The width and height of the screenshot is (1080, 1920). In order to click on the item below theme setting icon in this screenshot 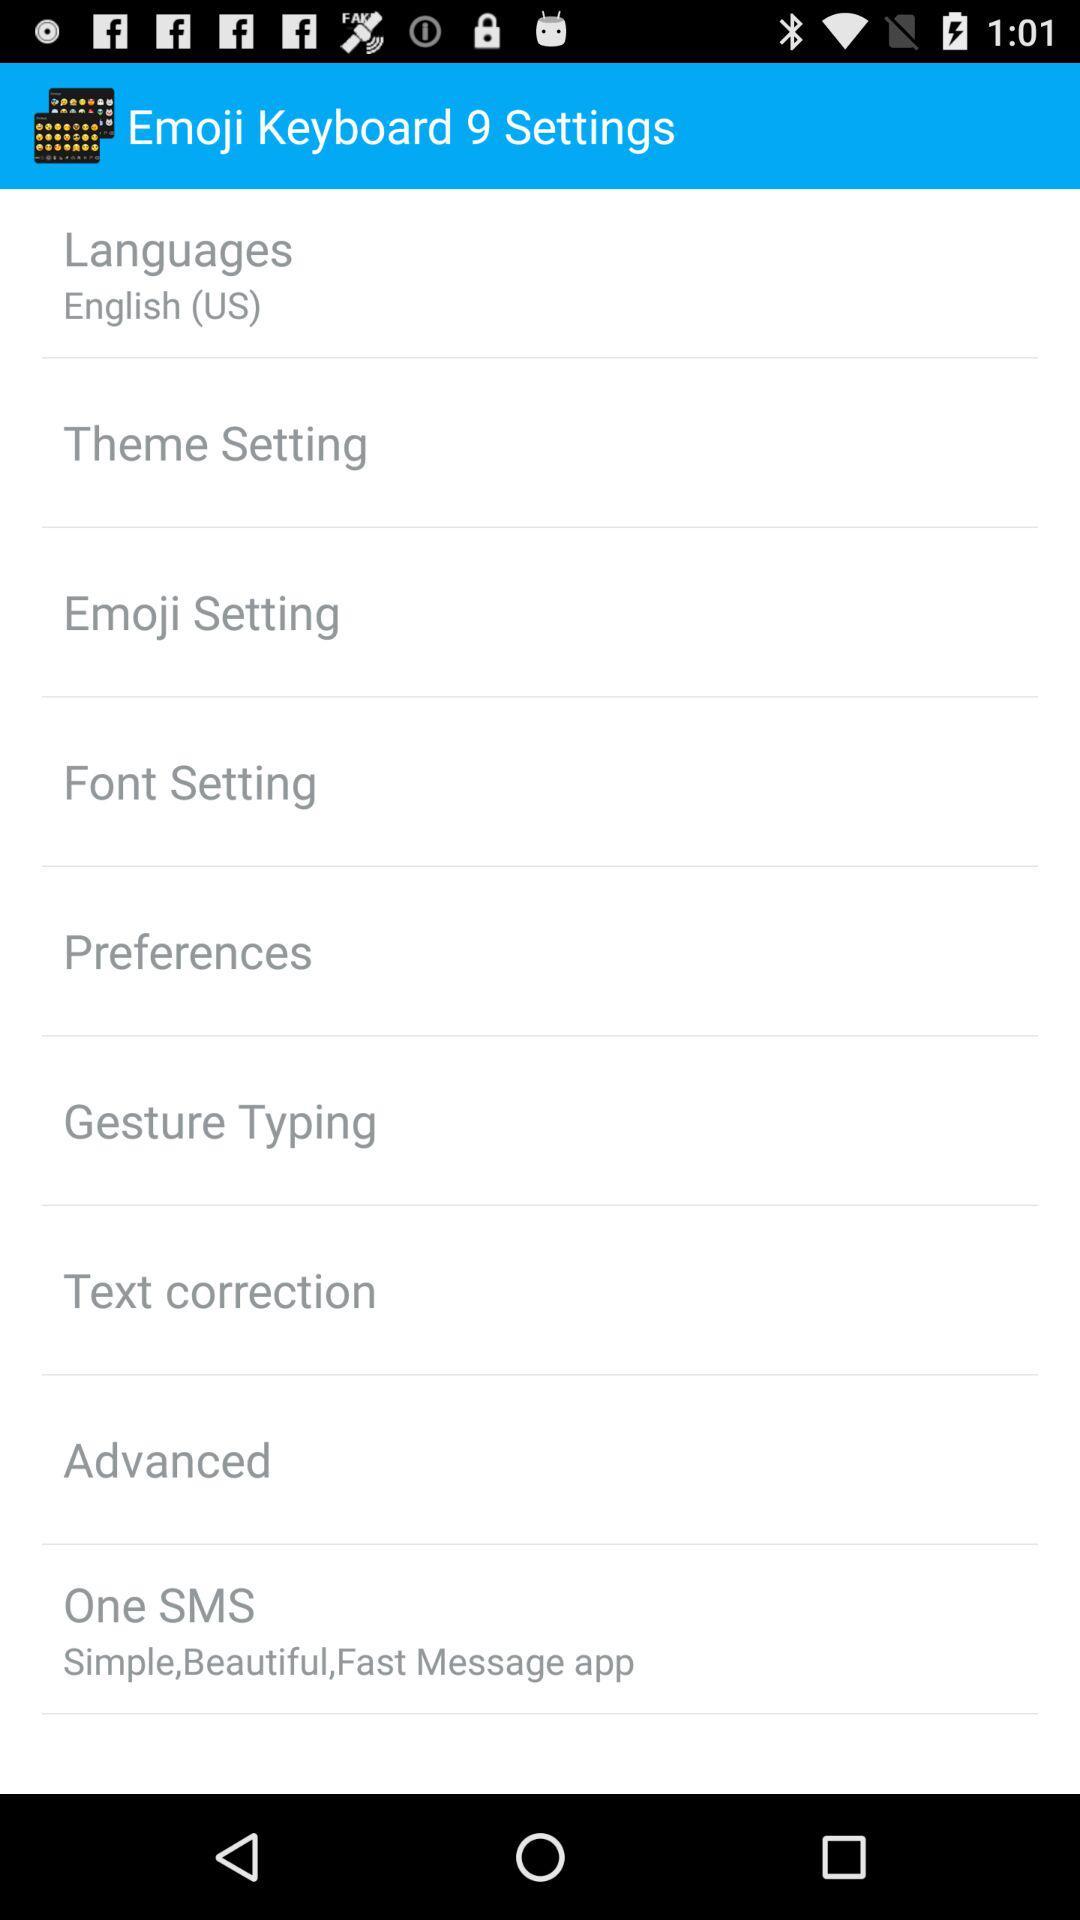, I will do `click(201, 610)`.